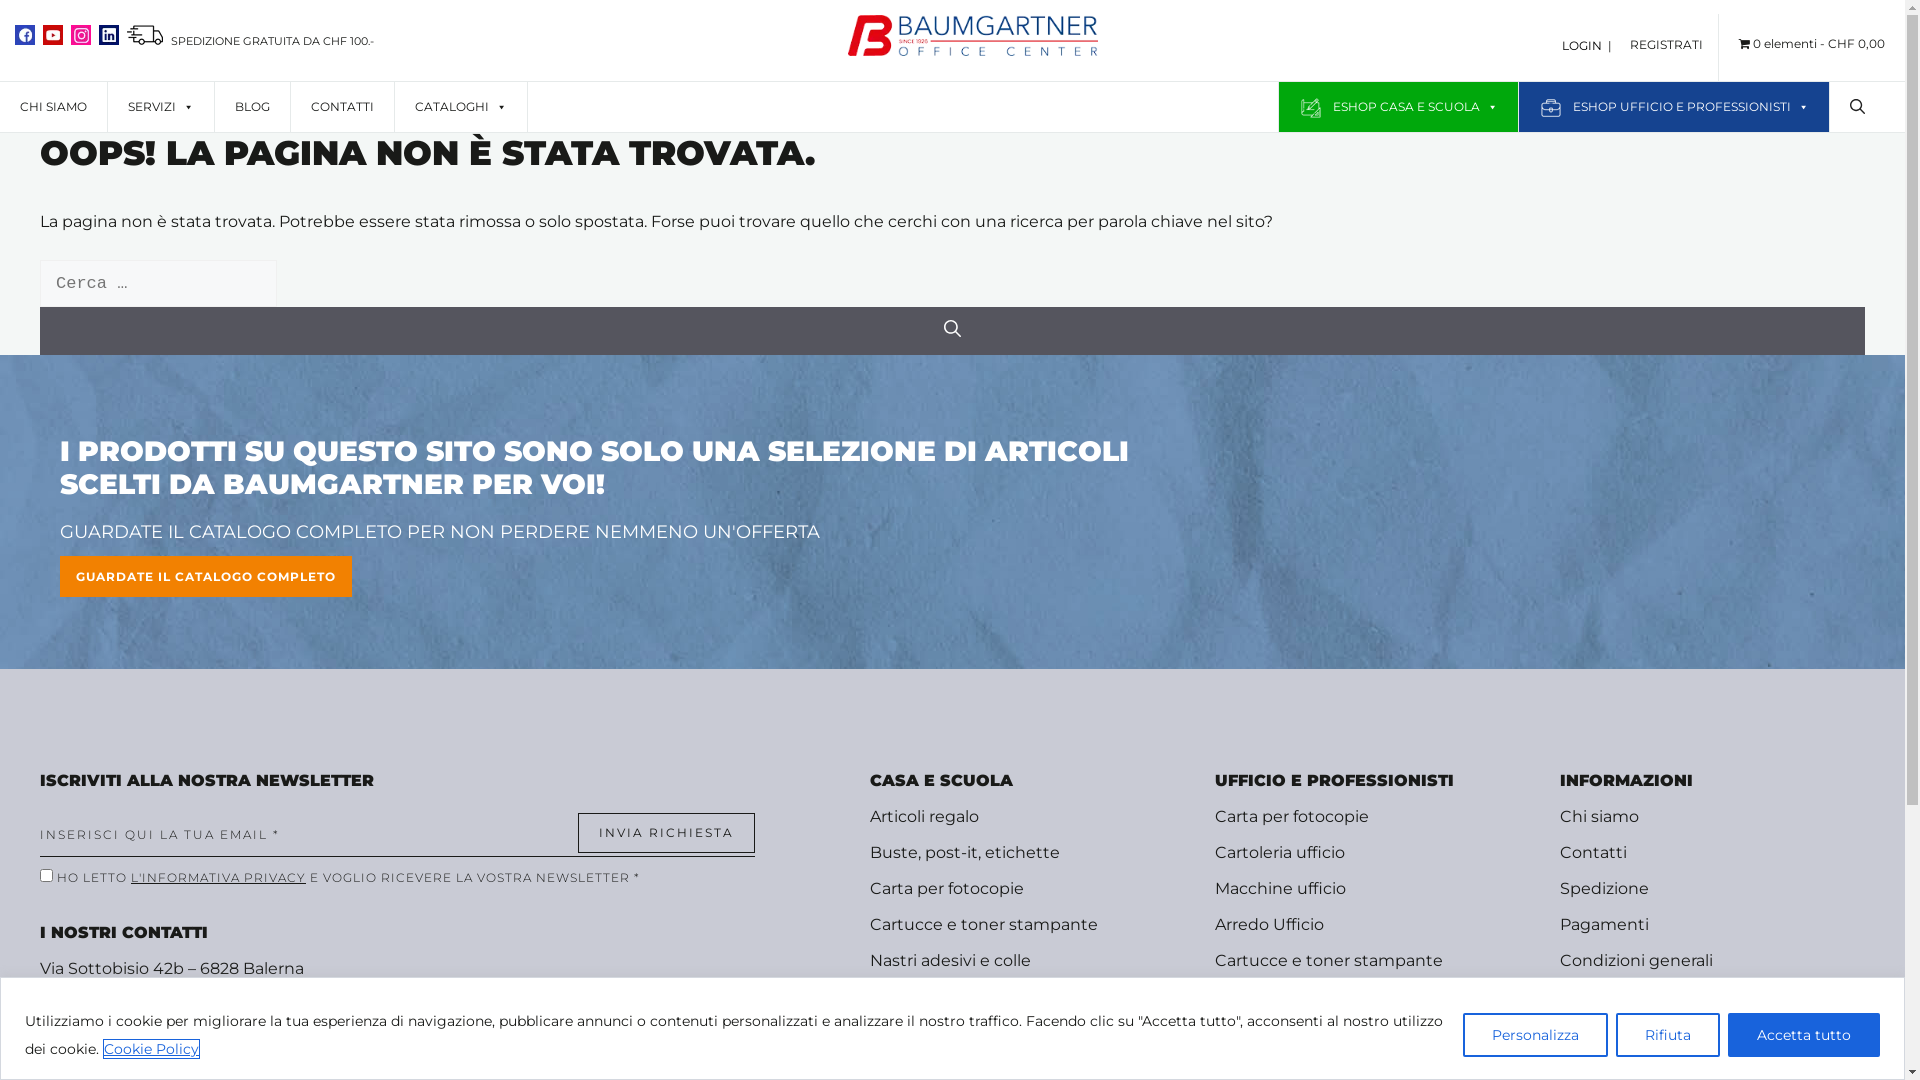 This screenshot has width=1920, height=1080. Describe the element at coordinates (1559, 924) in the screenshot. I see `'Pagamenti'` at that location.